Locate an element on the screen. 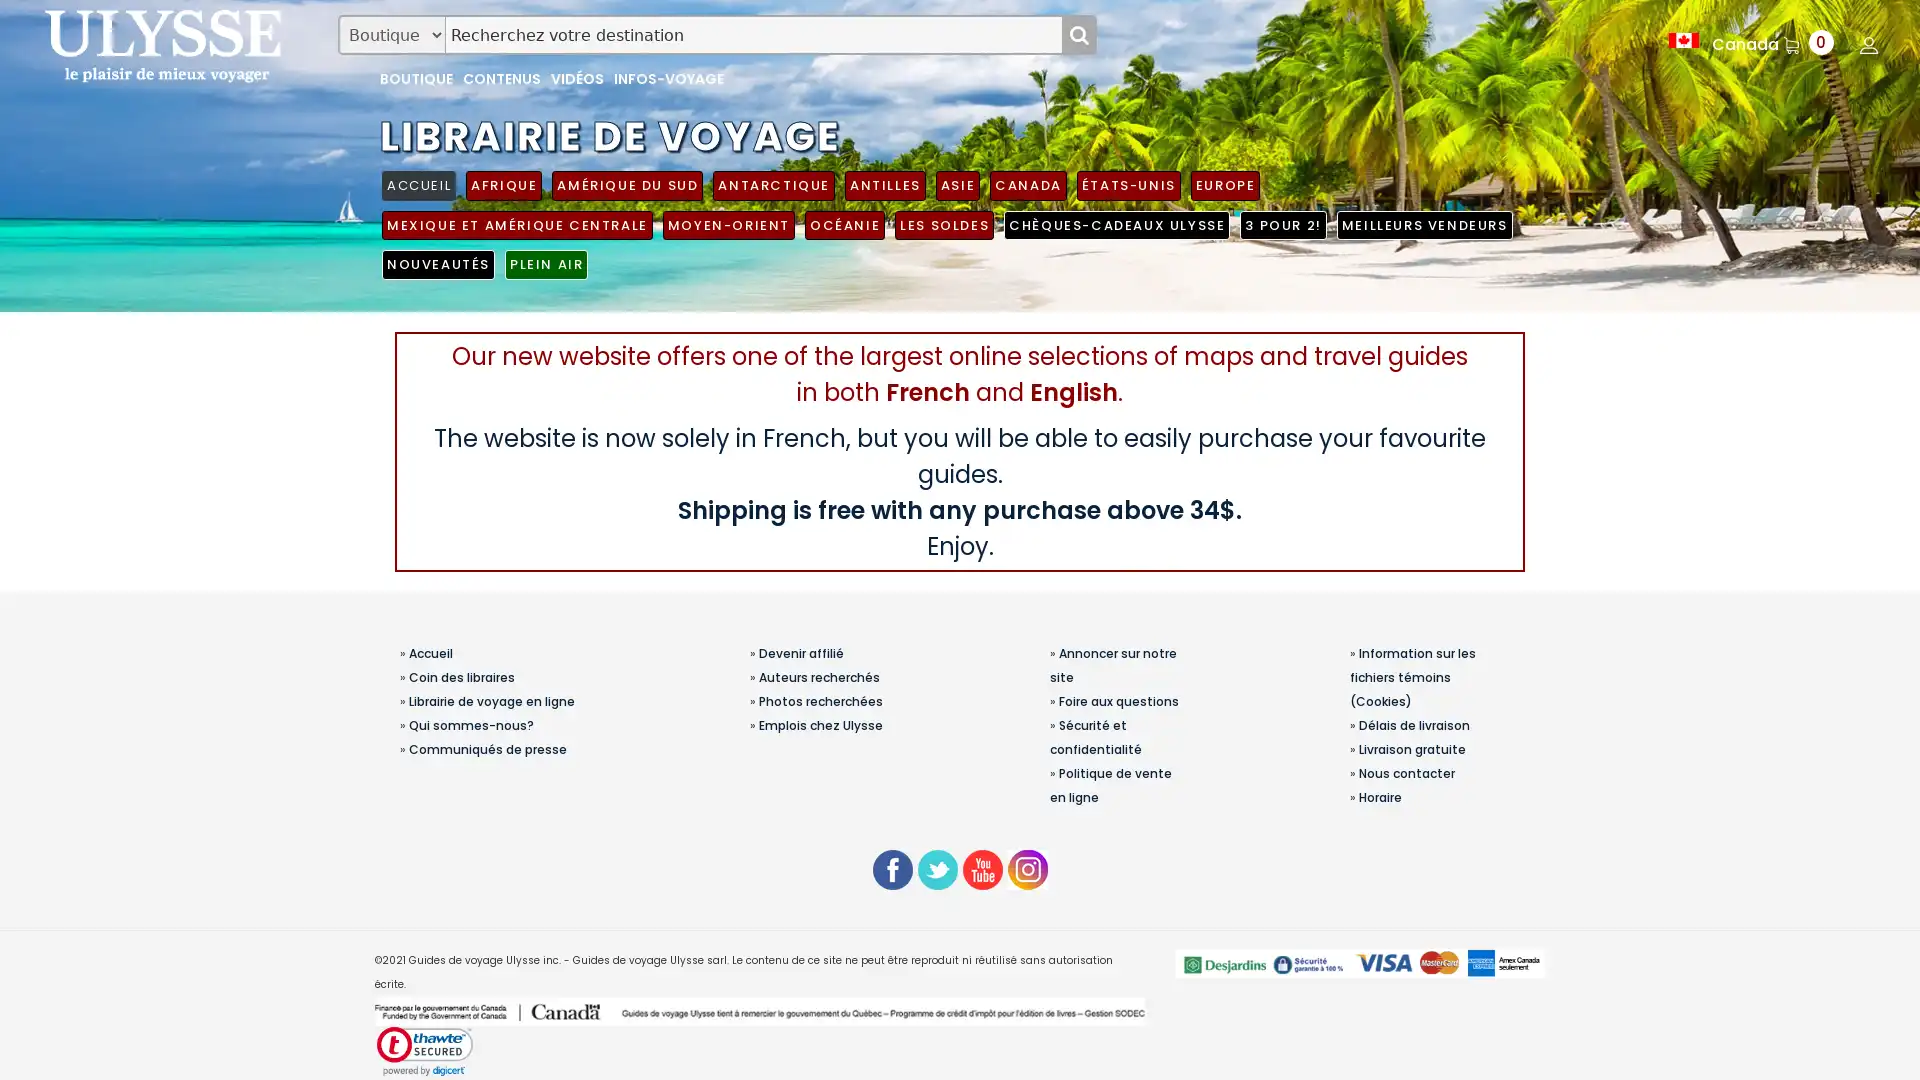 Image resolution: width=1920 pixels, height=1080 pixels. MEILLEURS VENDEURS is located at coordinates (1423, 224).